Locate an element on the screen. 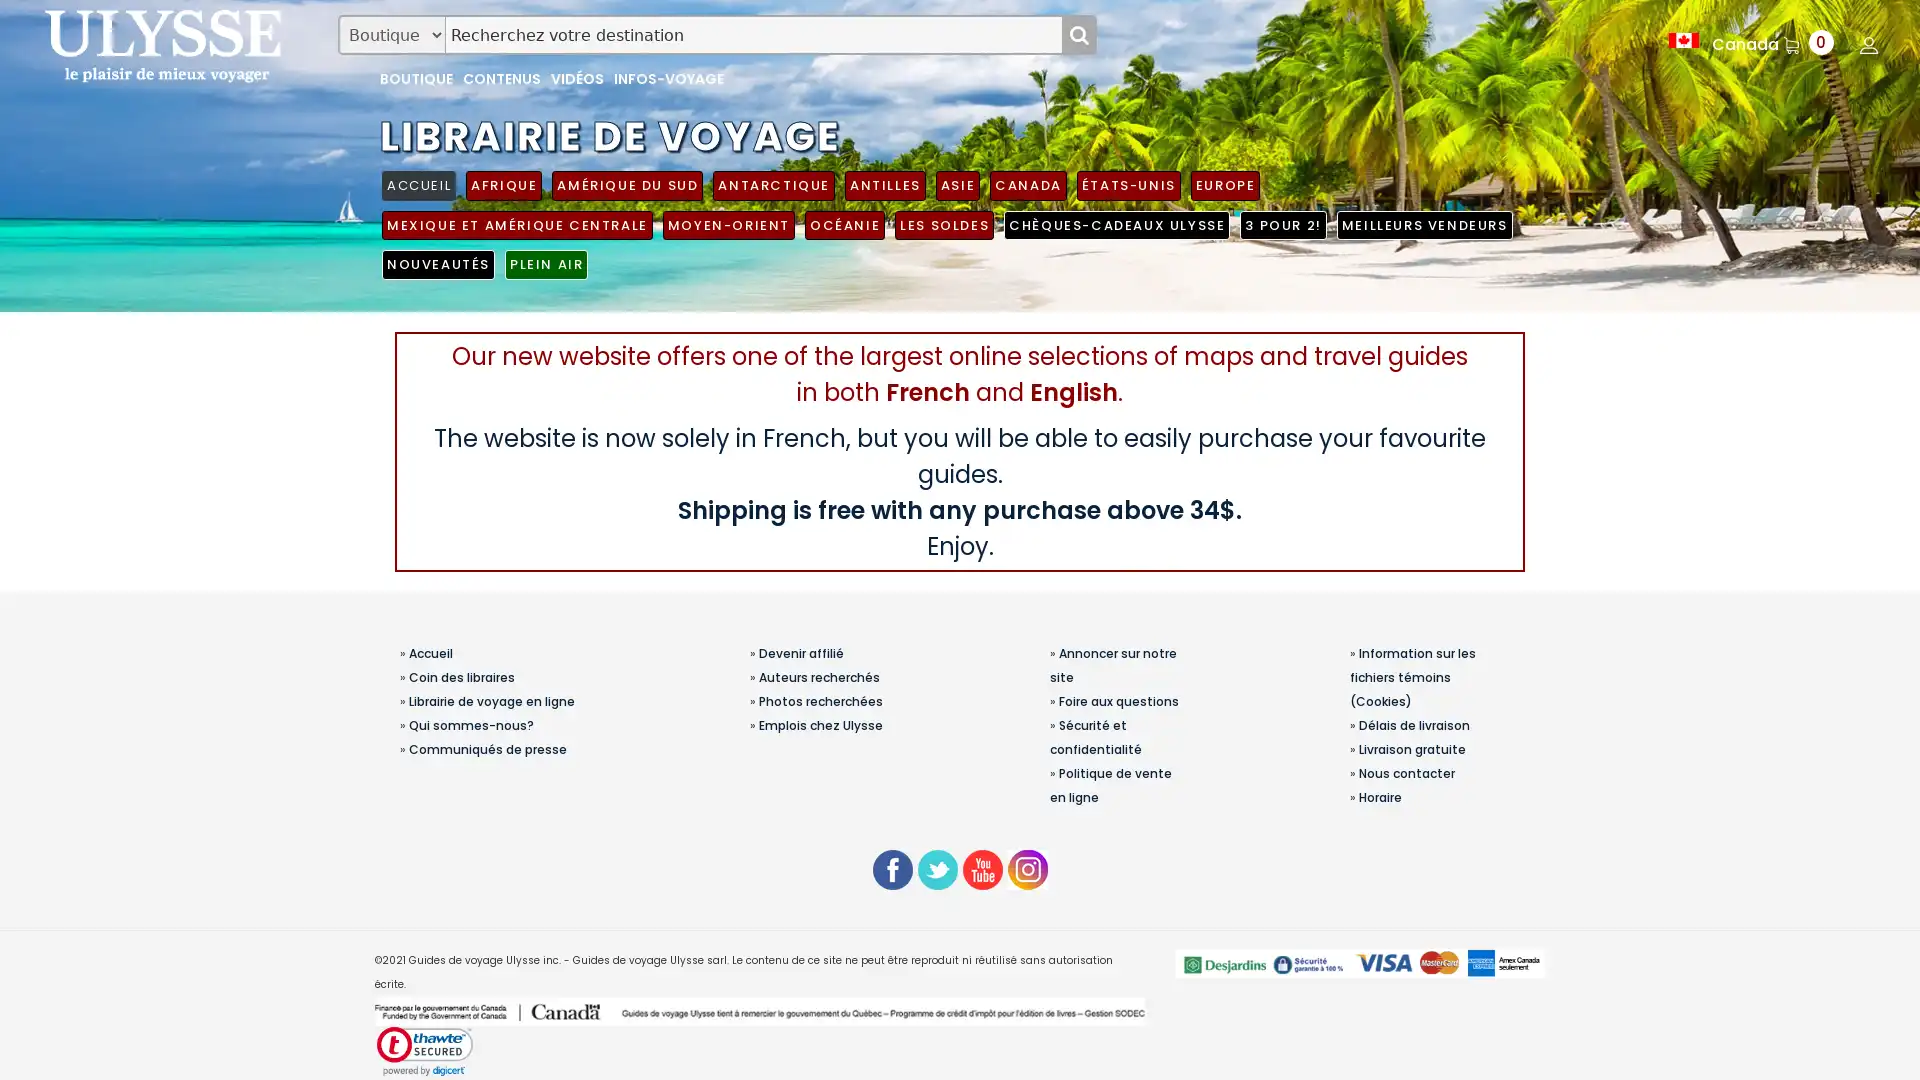 Image resolution: width=1920 pixels, height=1080 pixels. MEILLEURS VENDEURS is located at coordinates (1423, 224).